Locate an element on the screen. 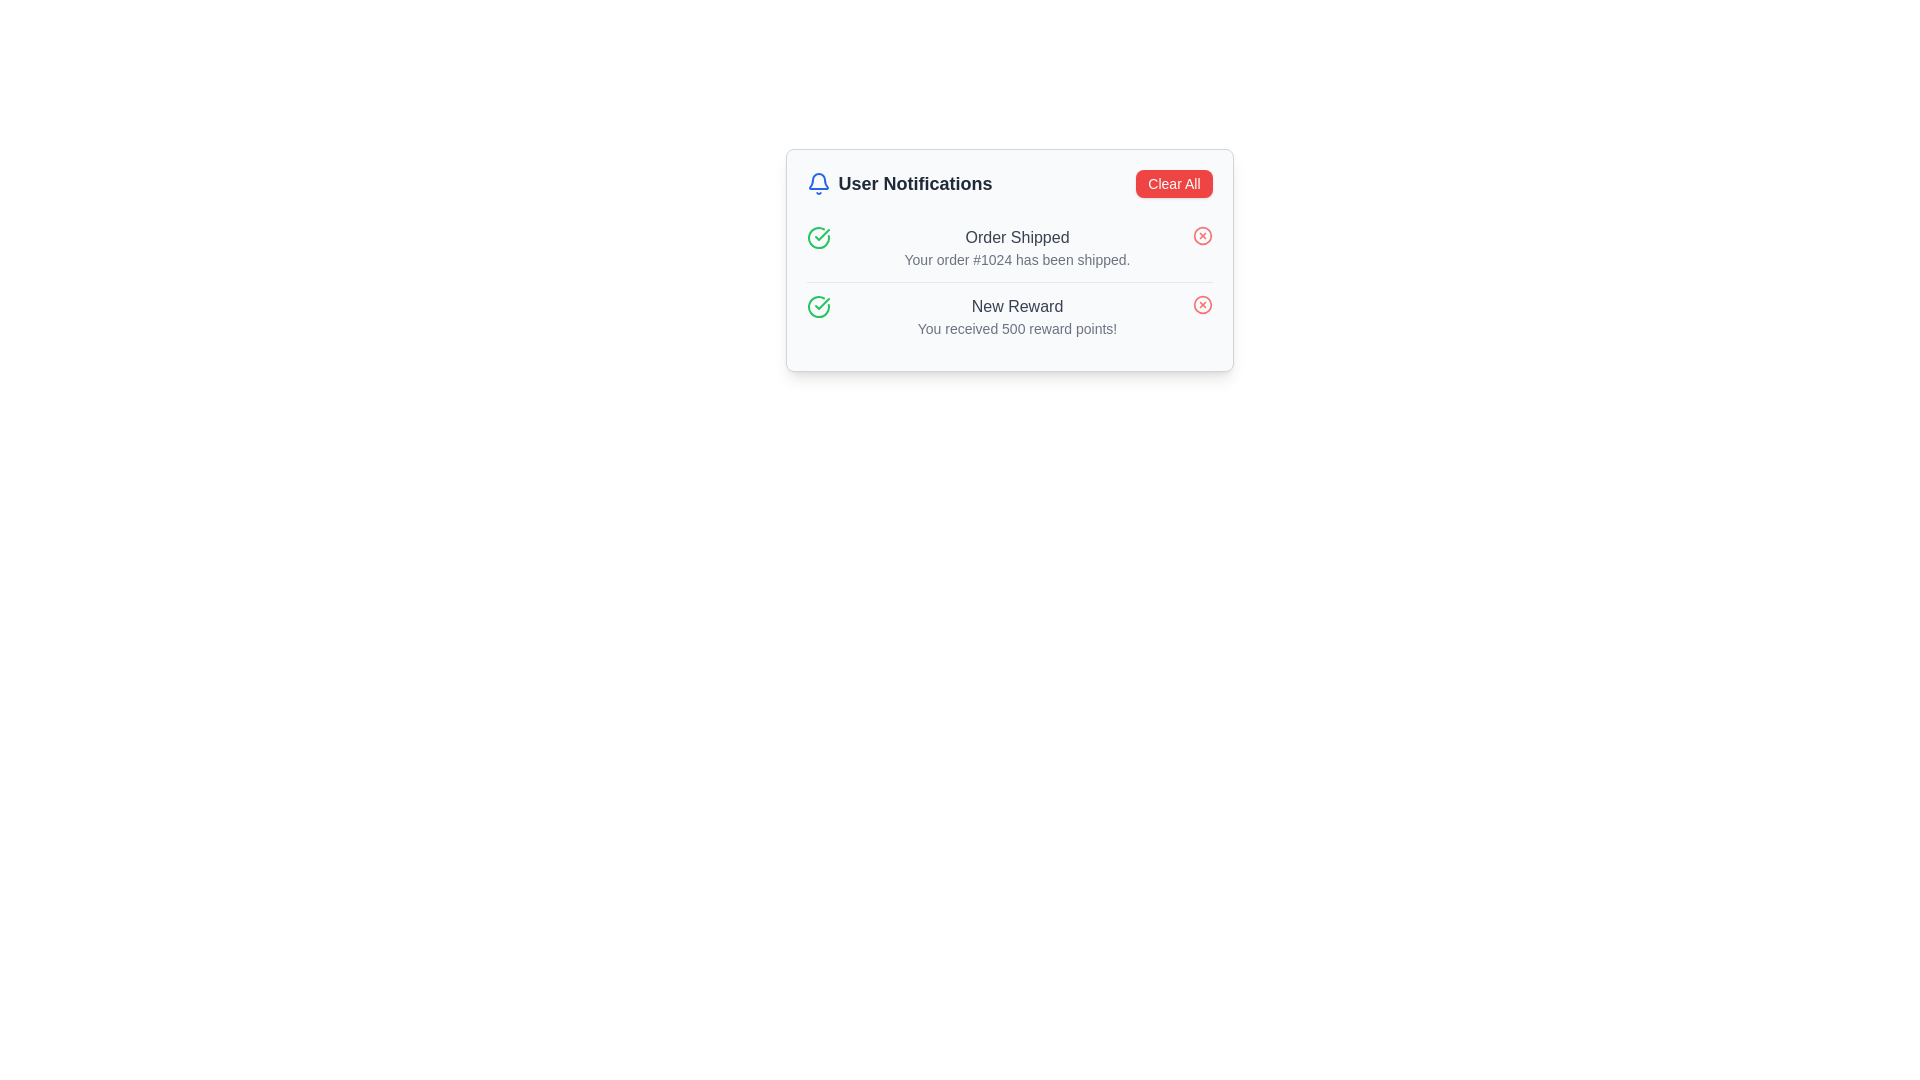 This screenshot has height=1080, width=1920. the notification icon that indicates successful processing of the notification, located to the left of the 'Order Shipped' text is located at coordinates (821, 304).